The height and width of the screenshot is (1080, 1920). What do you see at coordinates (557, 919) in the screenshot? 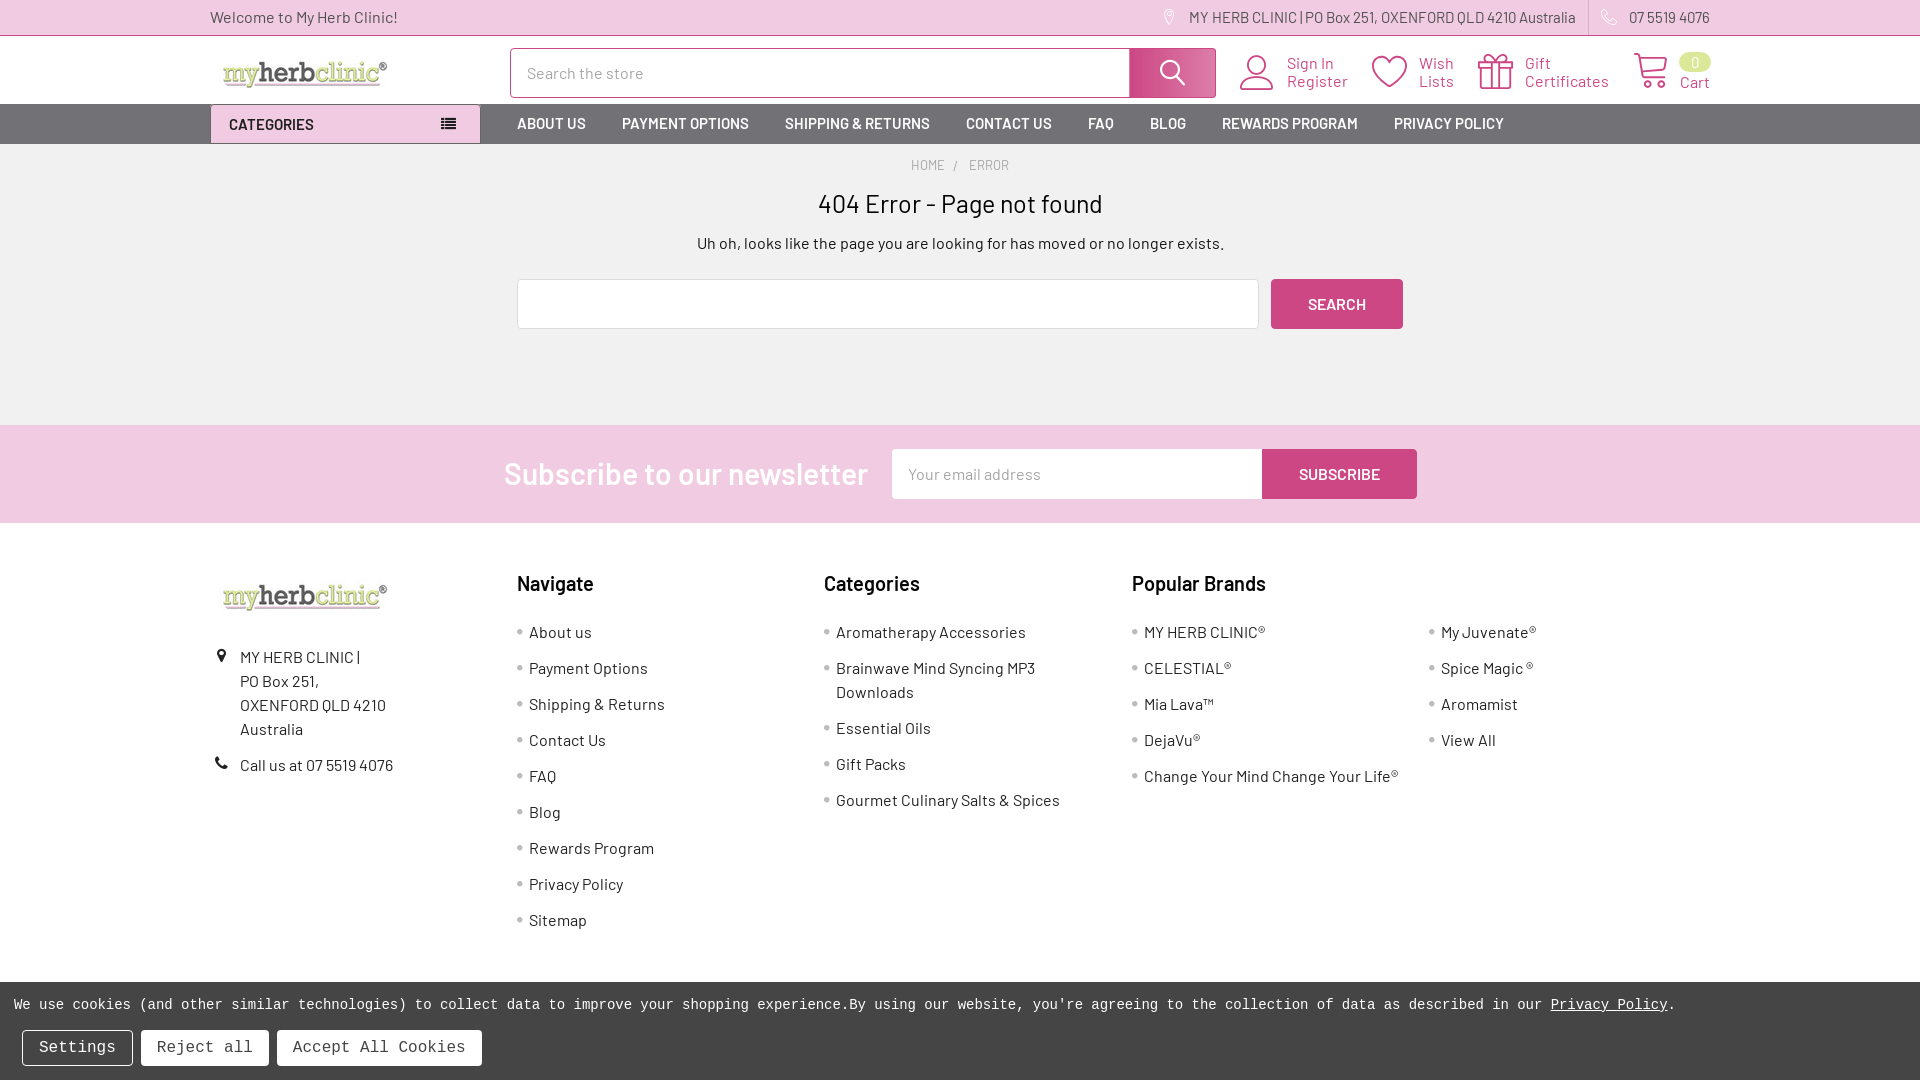
I see `'Sitemap'` at bounding box center [557, 919].